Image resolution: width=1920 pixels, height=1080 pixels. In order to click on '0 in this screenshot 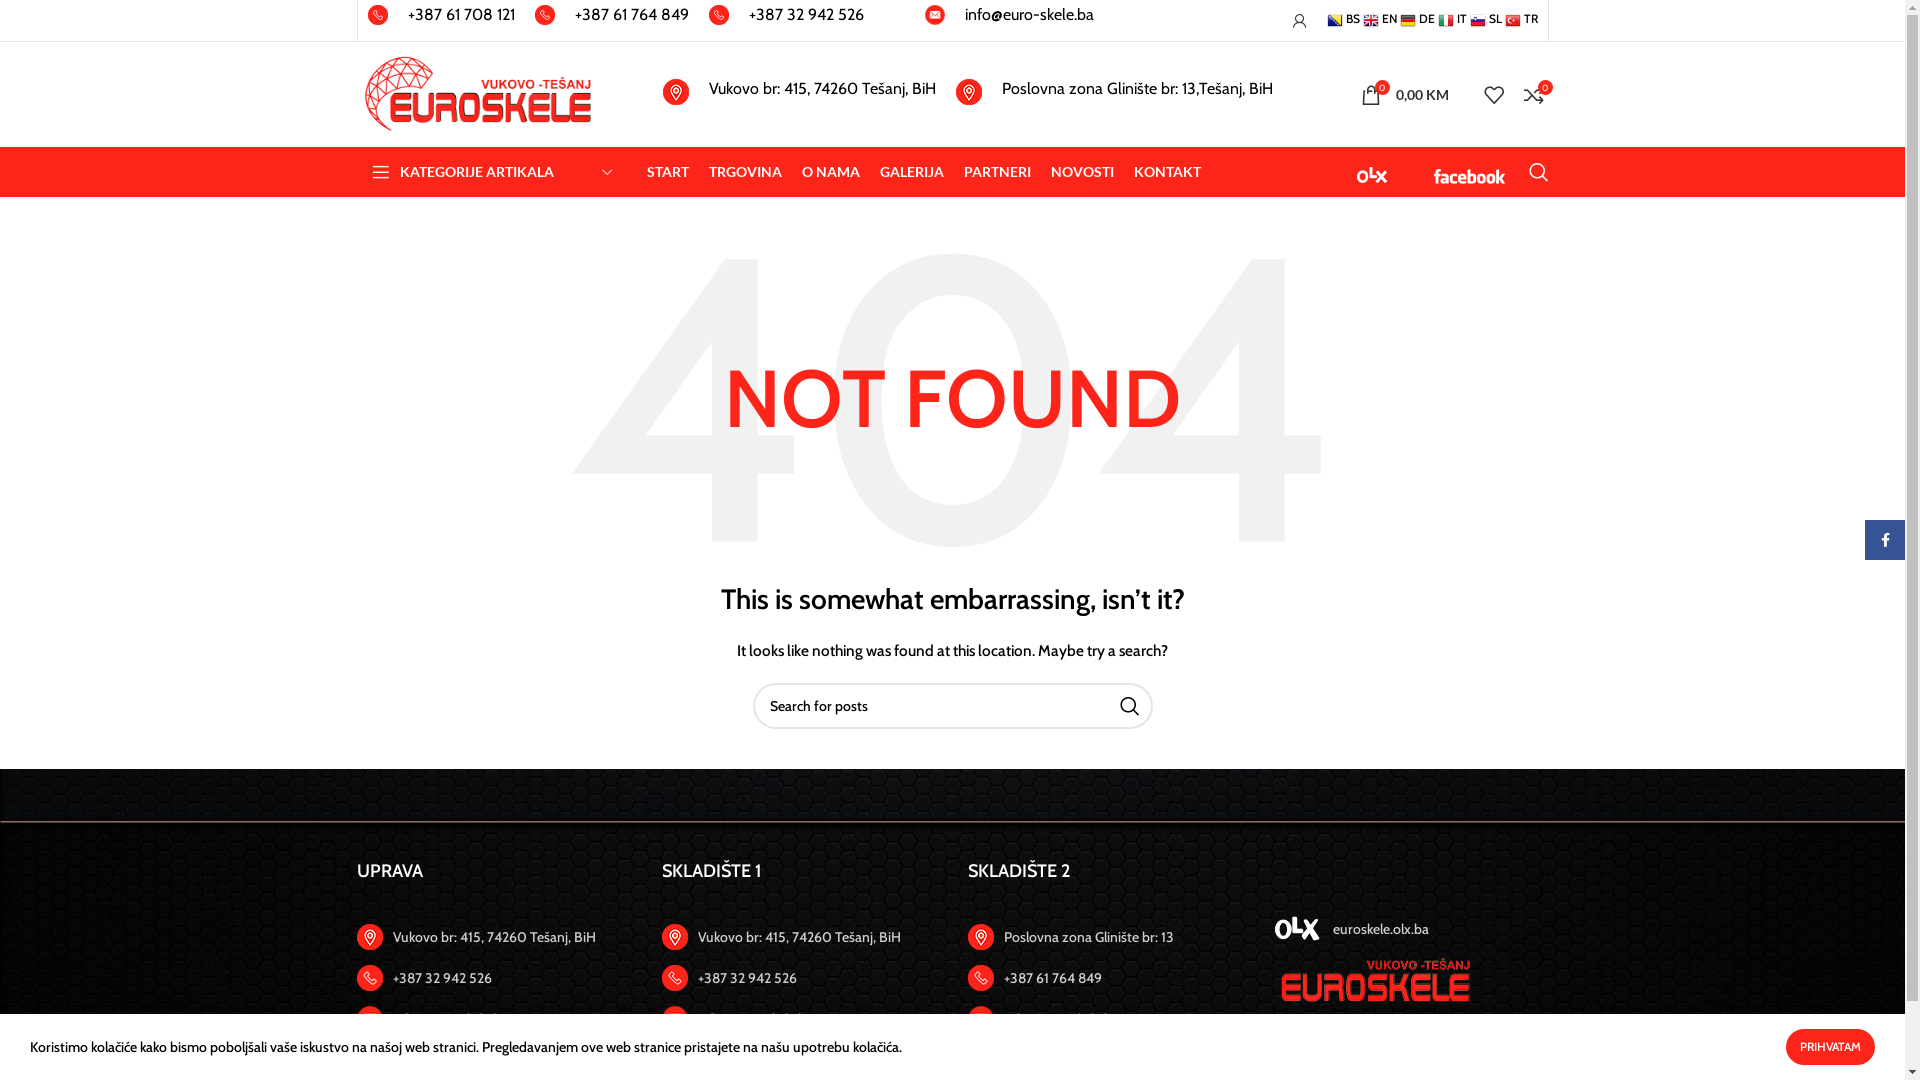, I will do `click(1349, 93)`.